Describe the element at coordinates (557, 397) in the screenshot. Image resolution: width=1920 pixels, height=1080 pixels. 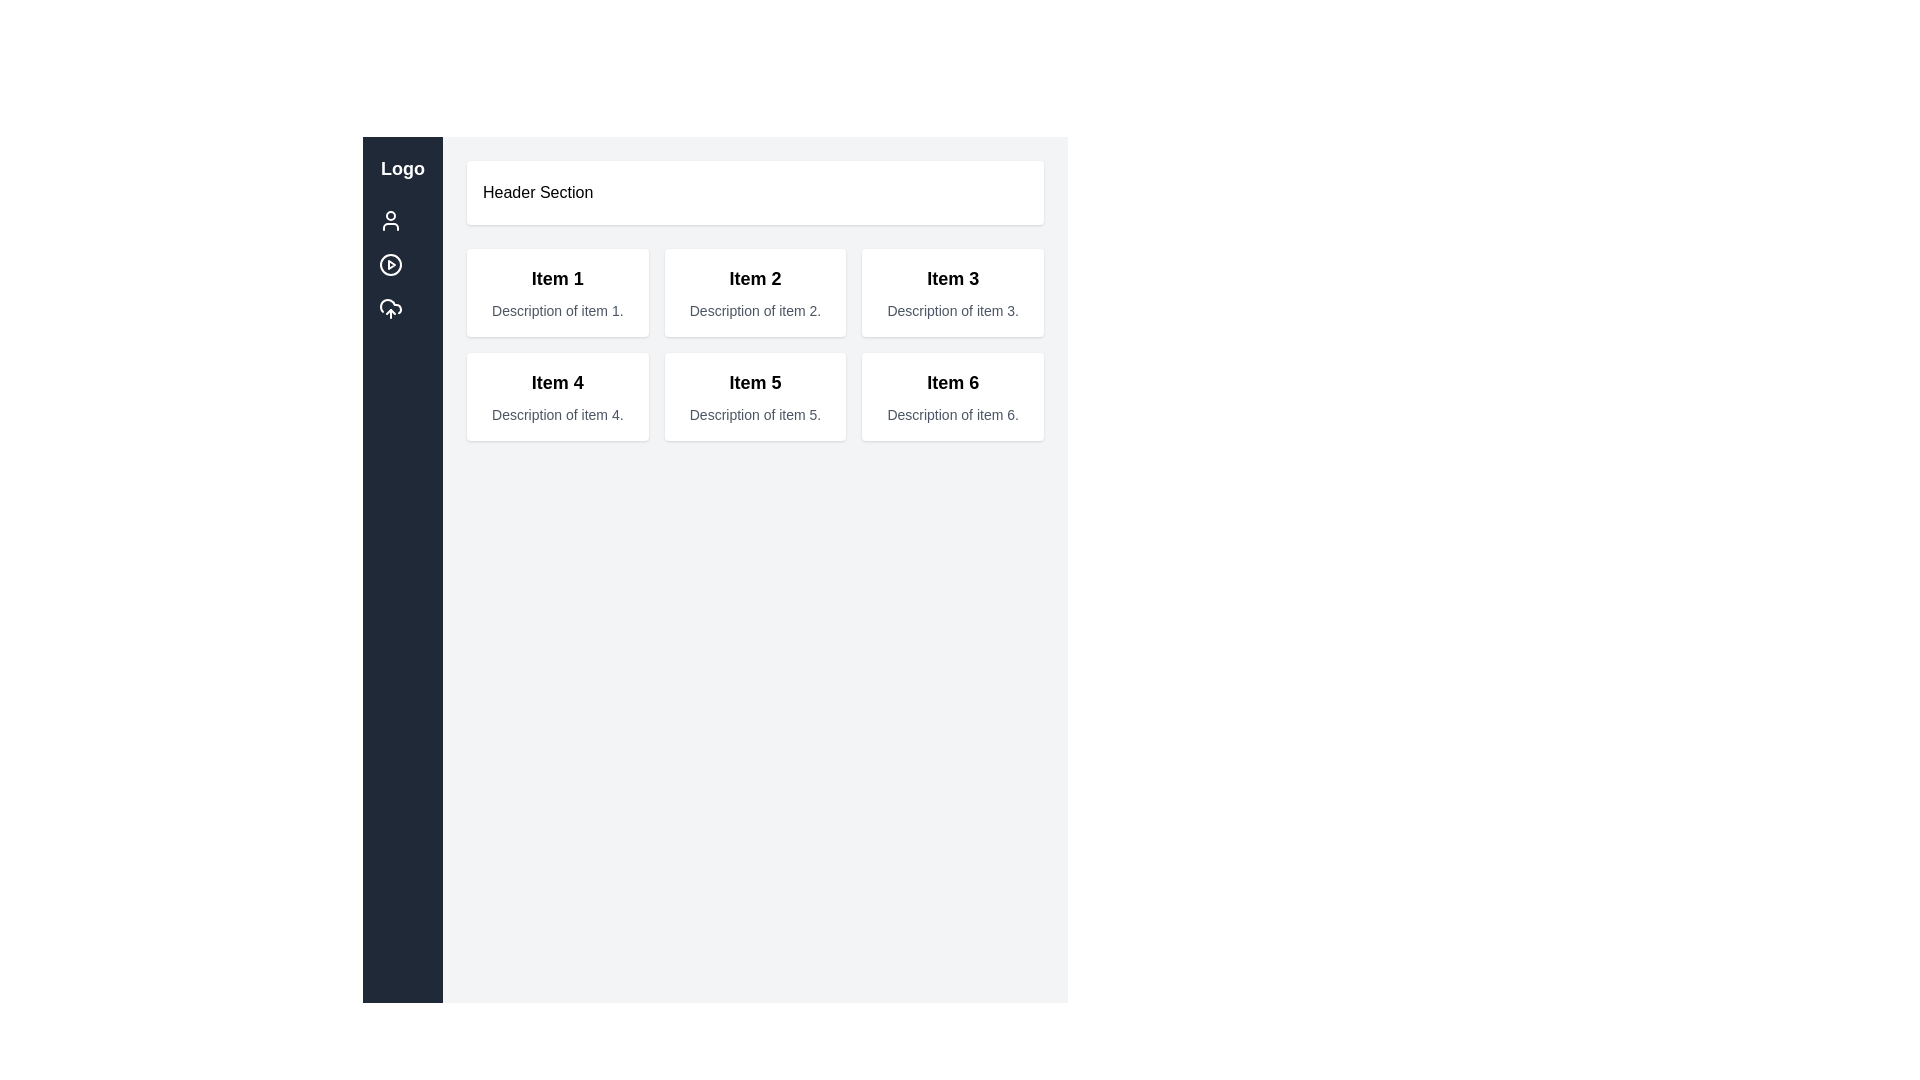
I see `the leftmost item in the second row of the grid layout, which contains a title and description, to interact with it` at that location.